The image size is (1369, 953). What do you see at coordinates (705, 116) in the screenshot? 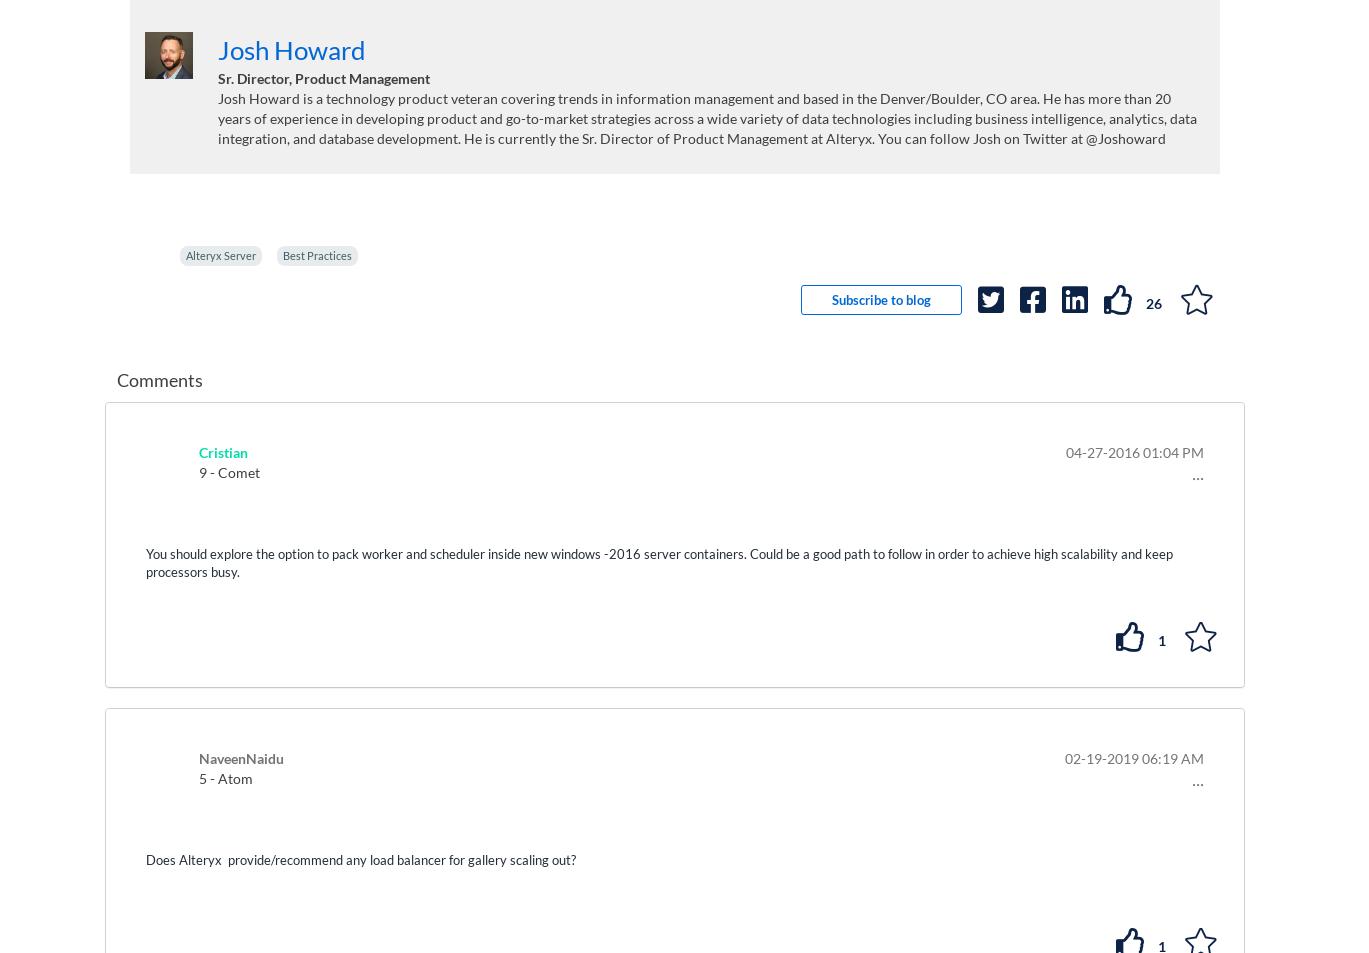
I see `'Josh Howard is a technology product veteran covering trends in information management and based in the Denver/Boulder, CO area. He has more than 20 years of experience in developing product and go-to-market strategies across a wide variety of data technologies including business intelligence, analytics, data integration, and database development. He is currently the Sr. Director of Product Management at Alteryx.  You can follow Josh on Twitter at @Joshoward'` at bounding box center [705, 116].